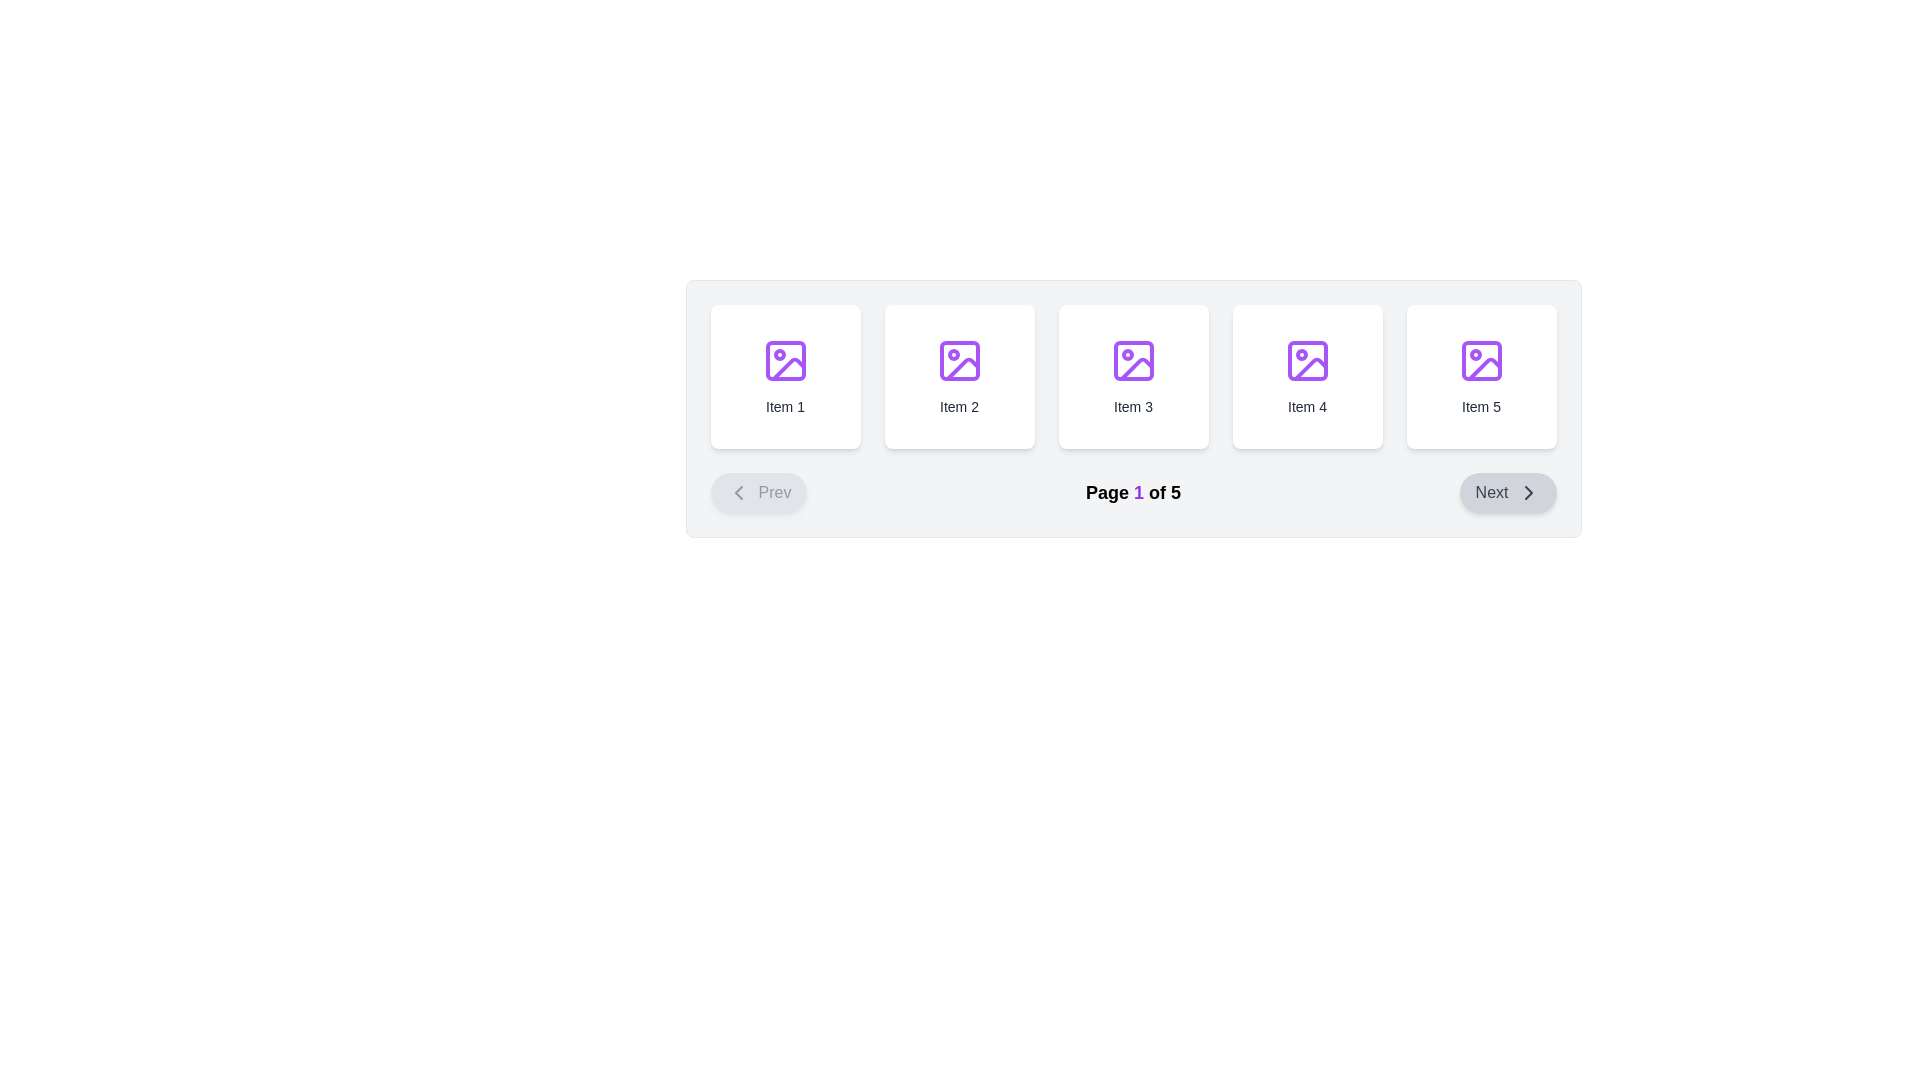  What do you see at coordinates (1133, 493) in the screenshot?
I see `the page number display text label element, which indicates the current page (1) out of 5, located centrally between the 'Prev' and 'Next' buttons in the pagination interface` at bounding box center [1133, 493].